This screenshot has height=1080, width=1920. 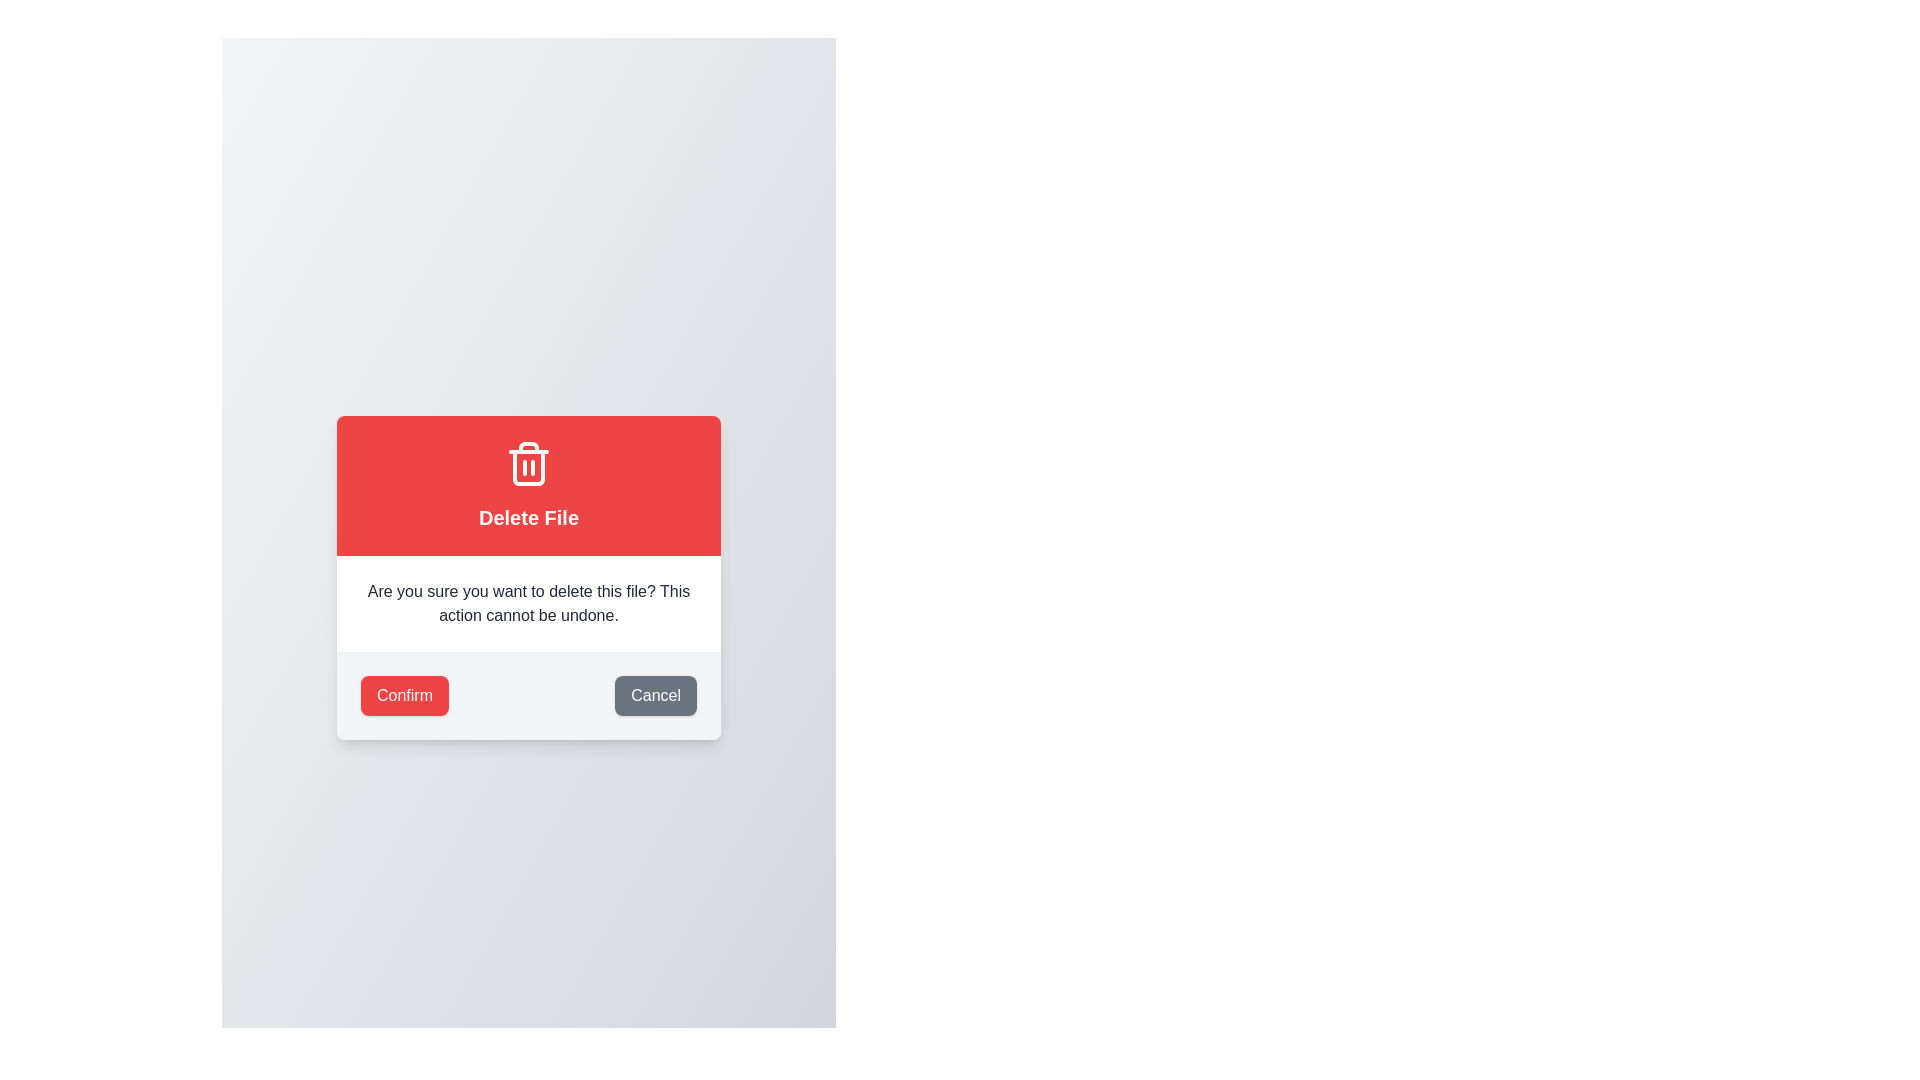 I want to click on warning message displayed in the text block located below the 'Delete File' header in the modal dialog box, which informs the user about the irreversible nature of file deletion, so click(x=528, y=603).